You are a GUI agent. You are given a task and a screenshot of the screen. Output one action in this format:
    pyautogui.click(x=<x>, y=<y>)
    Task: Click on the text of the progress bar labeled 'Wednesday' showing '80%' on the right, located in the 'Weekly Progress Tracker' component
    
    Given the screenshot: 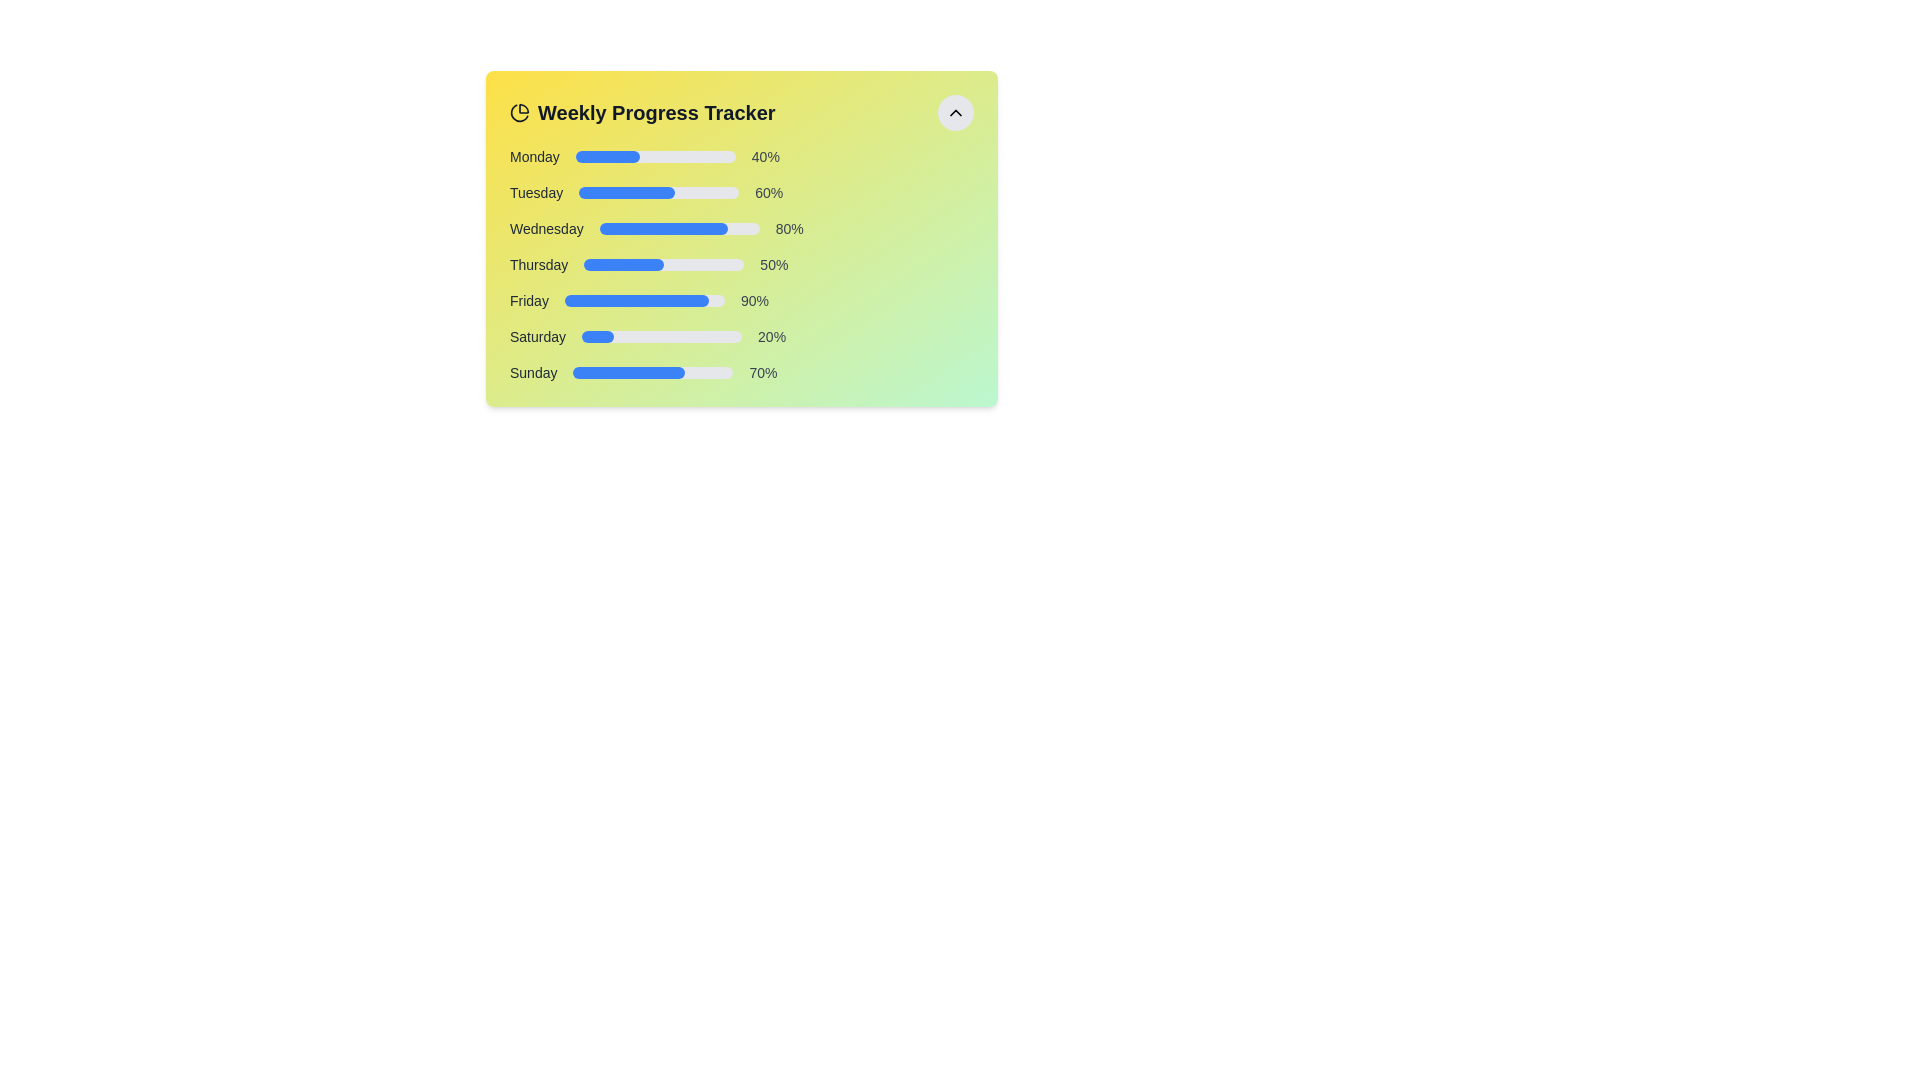 What is the action you would take?
    pyautogui.click(x=741, y=227)
    